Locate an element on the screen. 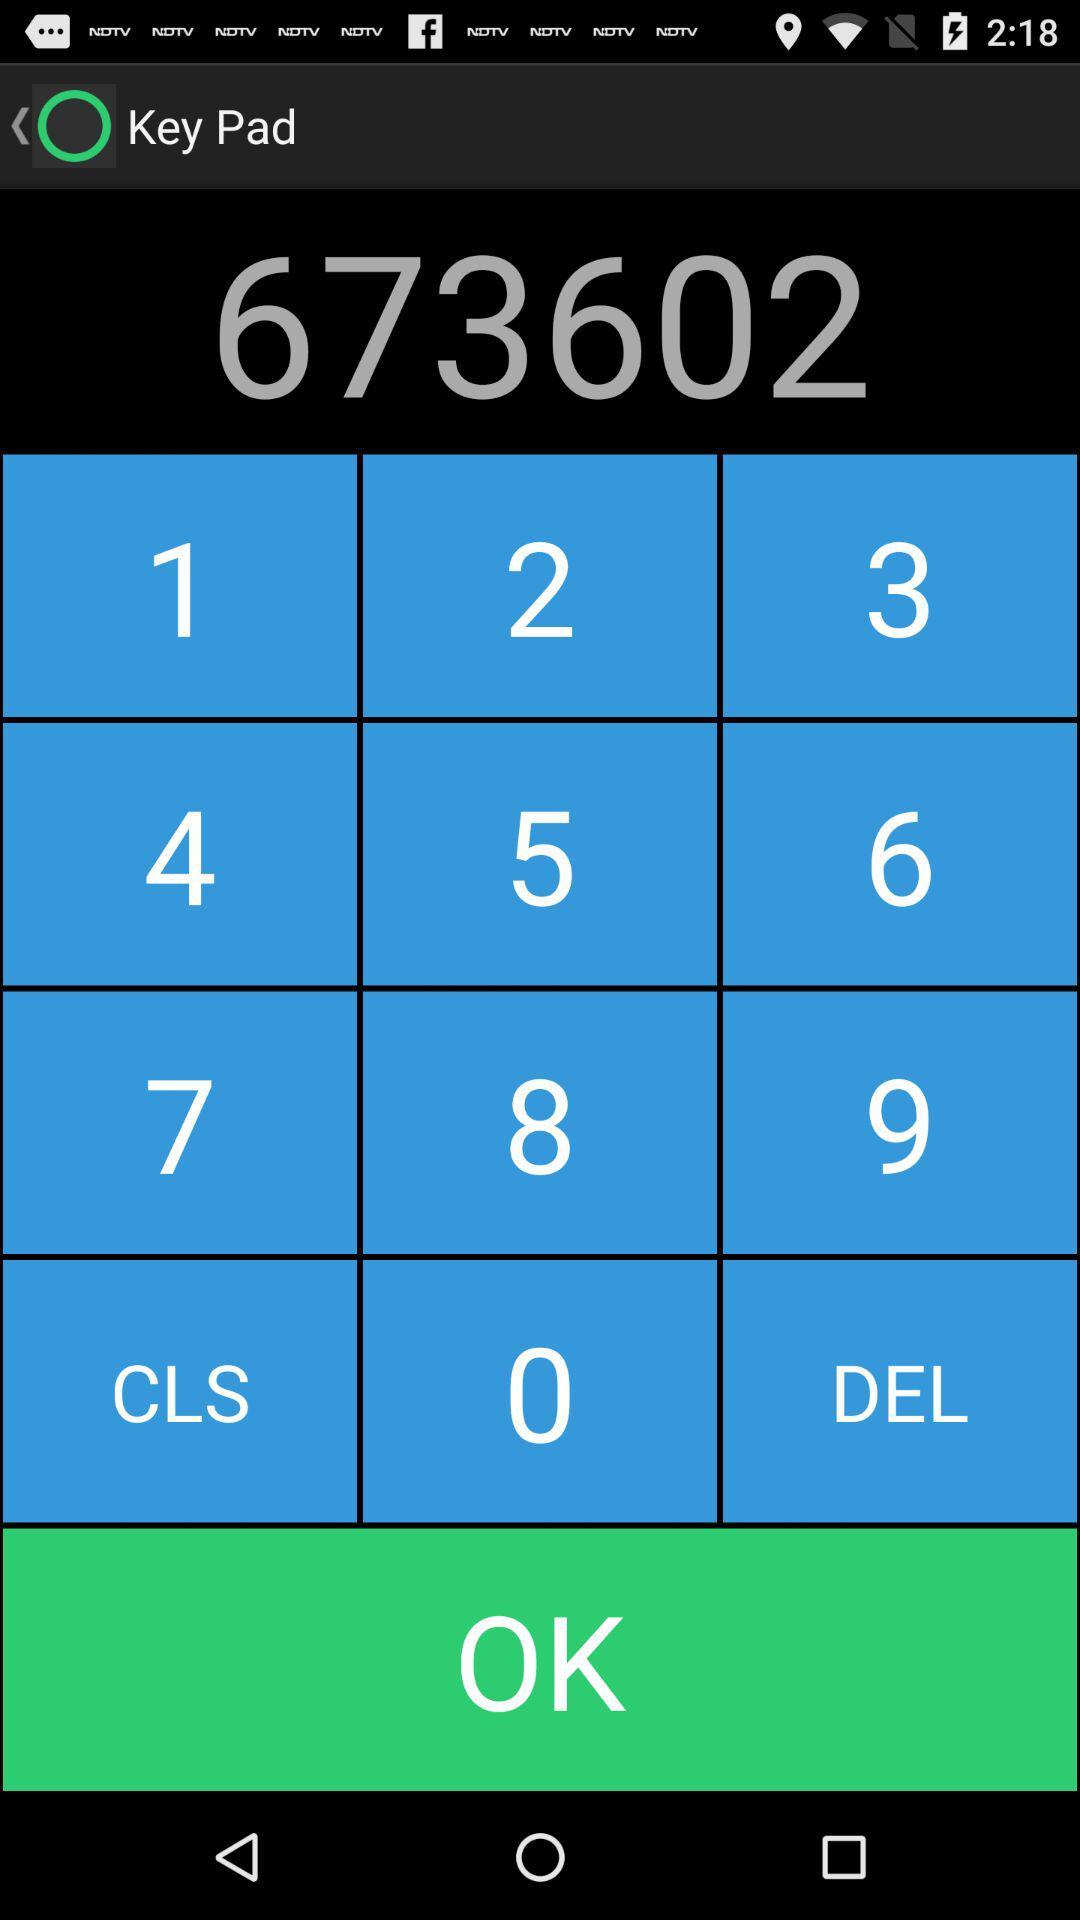 This screenshot has height=1920, width=1080. icon below cls icon is located at coordinates (540, 1659).